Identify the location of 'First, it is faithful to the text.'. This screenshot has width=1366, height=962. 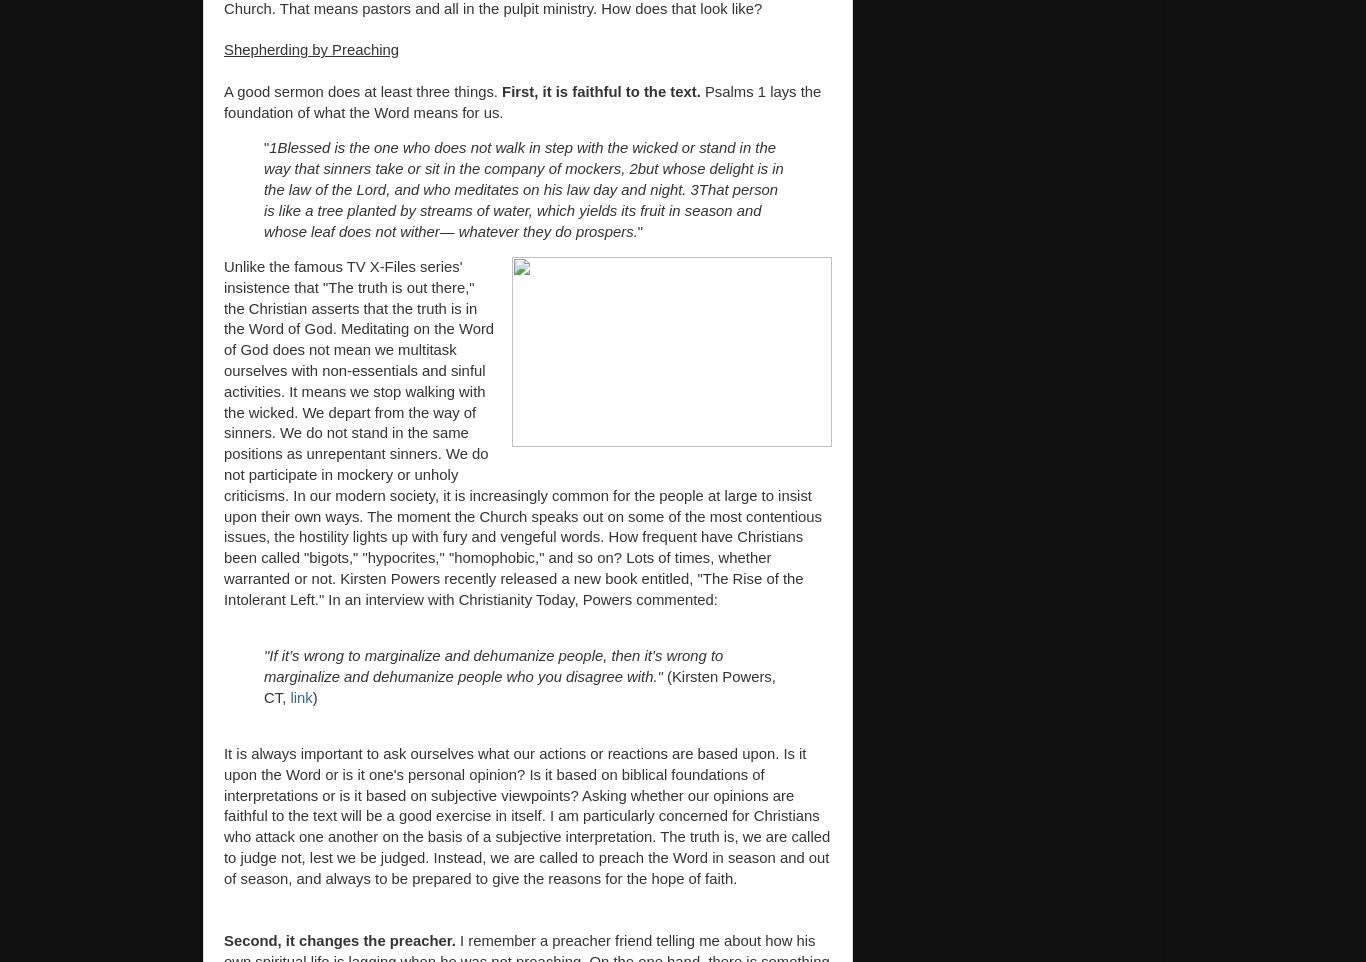
(600, 91).